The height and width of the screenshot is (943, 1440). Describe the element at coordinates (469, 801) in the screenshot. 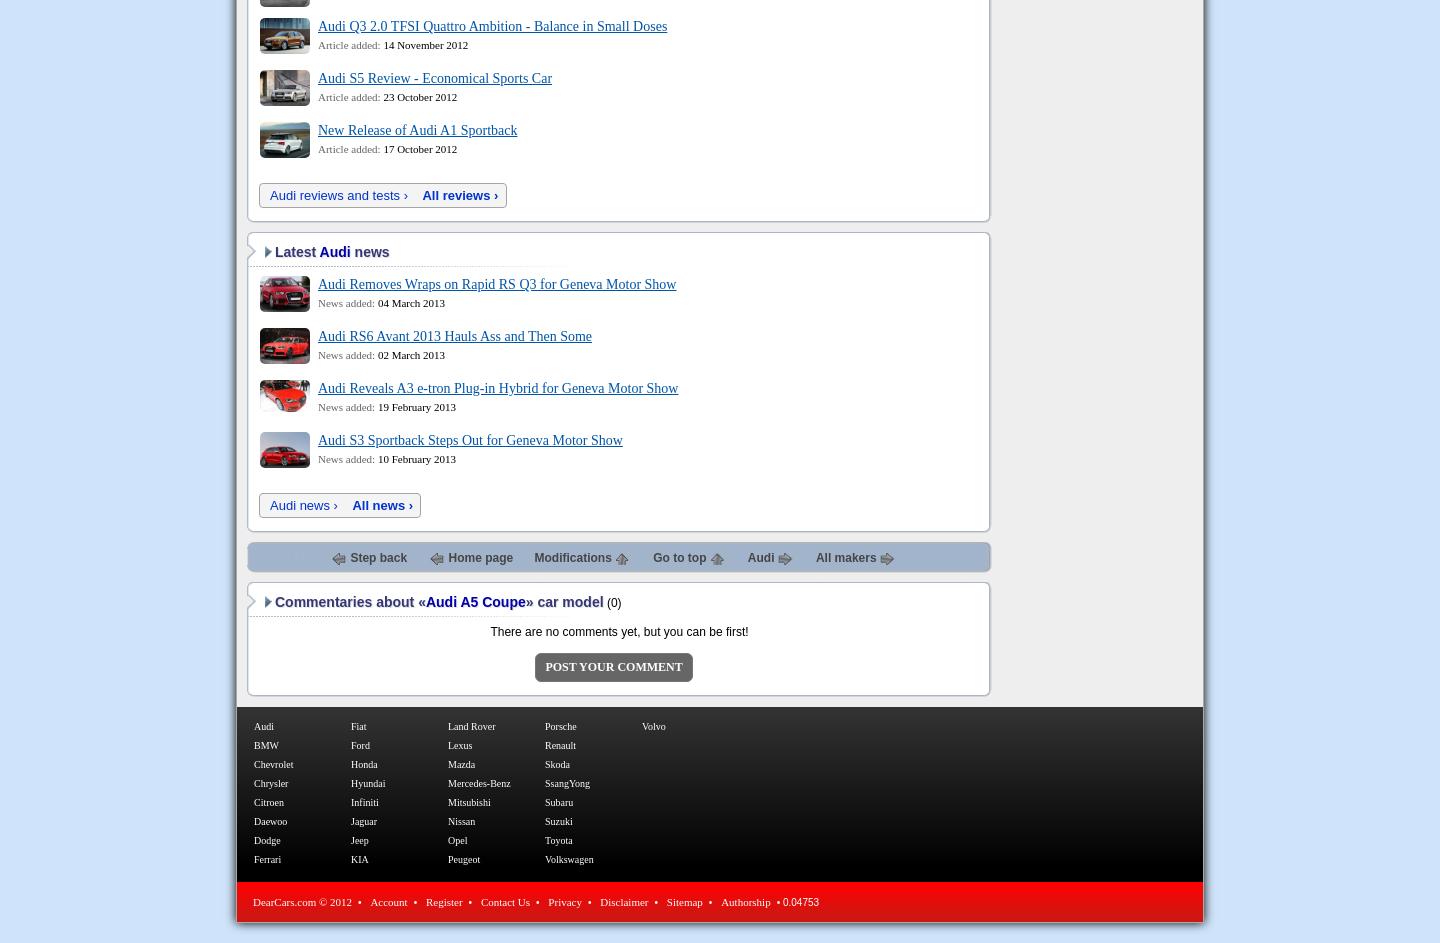

I see `'Mitsubishi'` at that location.